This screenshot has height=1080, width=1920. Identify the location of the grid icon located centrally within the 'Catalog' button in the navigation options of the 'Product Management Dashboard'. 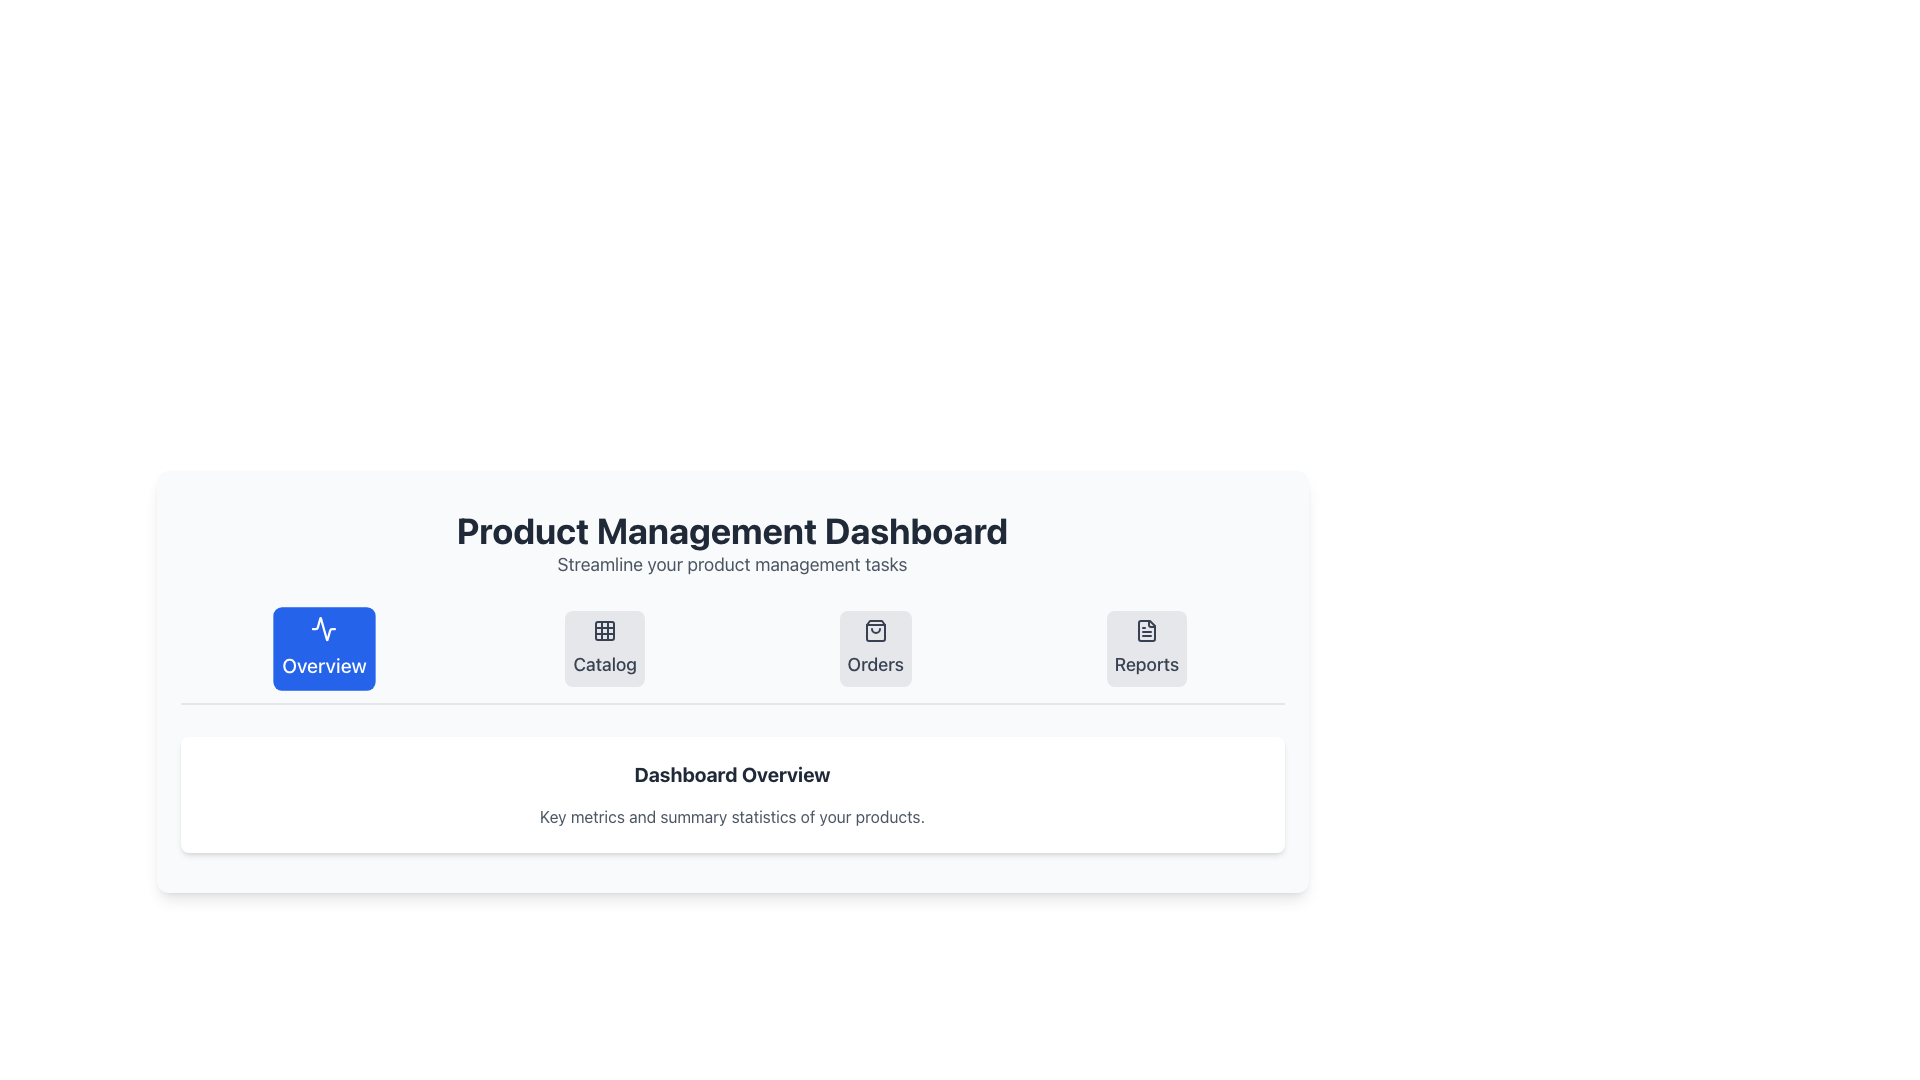
(604, 631).